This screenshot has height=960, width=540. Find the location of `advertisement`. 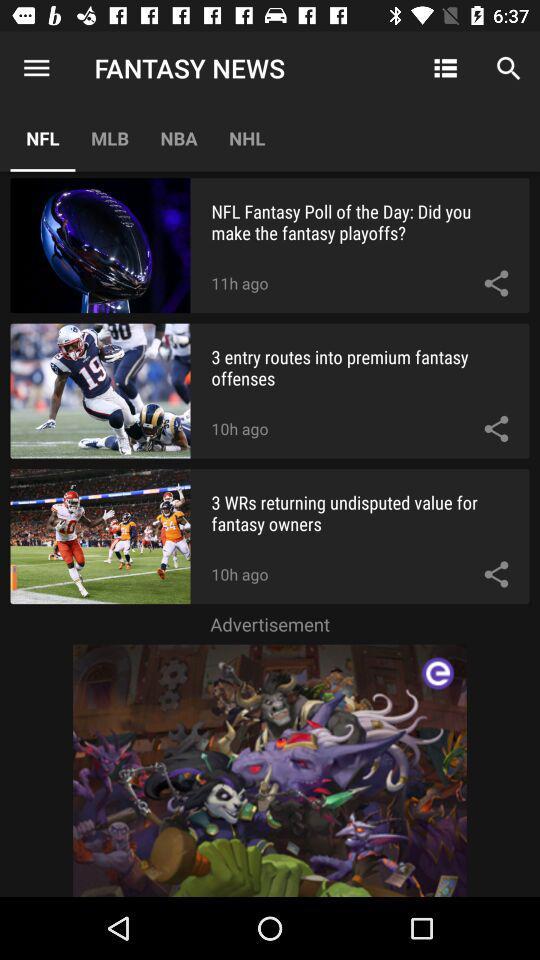

advertisement is located at coordinates (270, 769).